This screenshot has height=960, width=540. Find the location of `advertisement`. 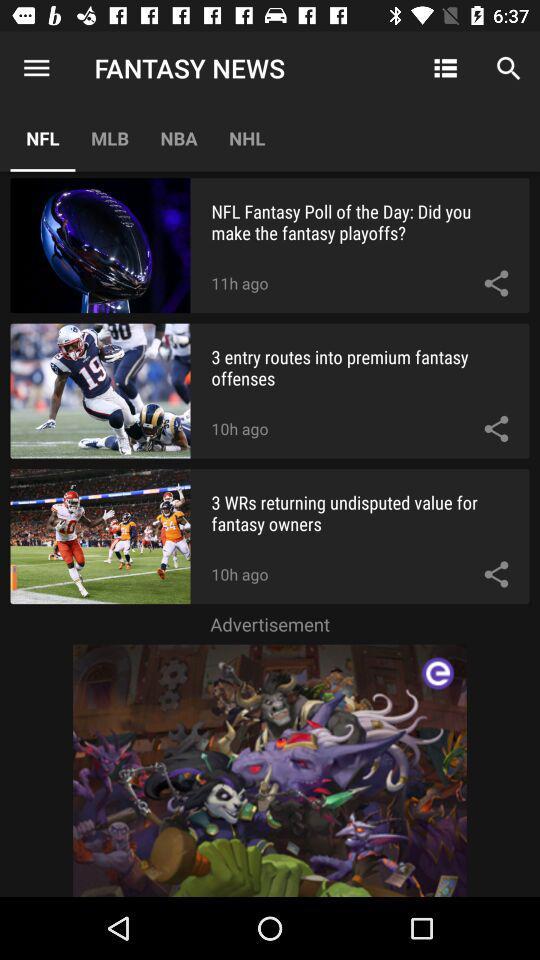

advertisement is located at coordinates (270, 769).